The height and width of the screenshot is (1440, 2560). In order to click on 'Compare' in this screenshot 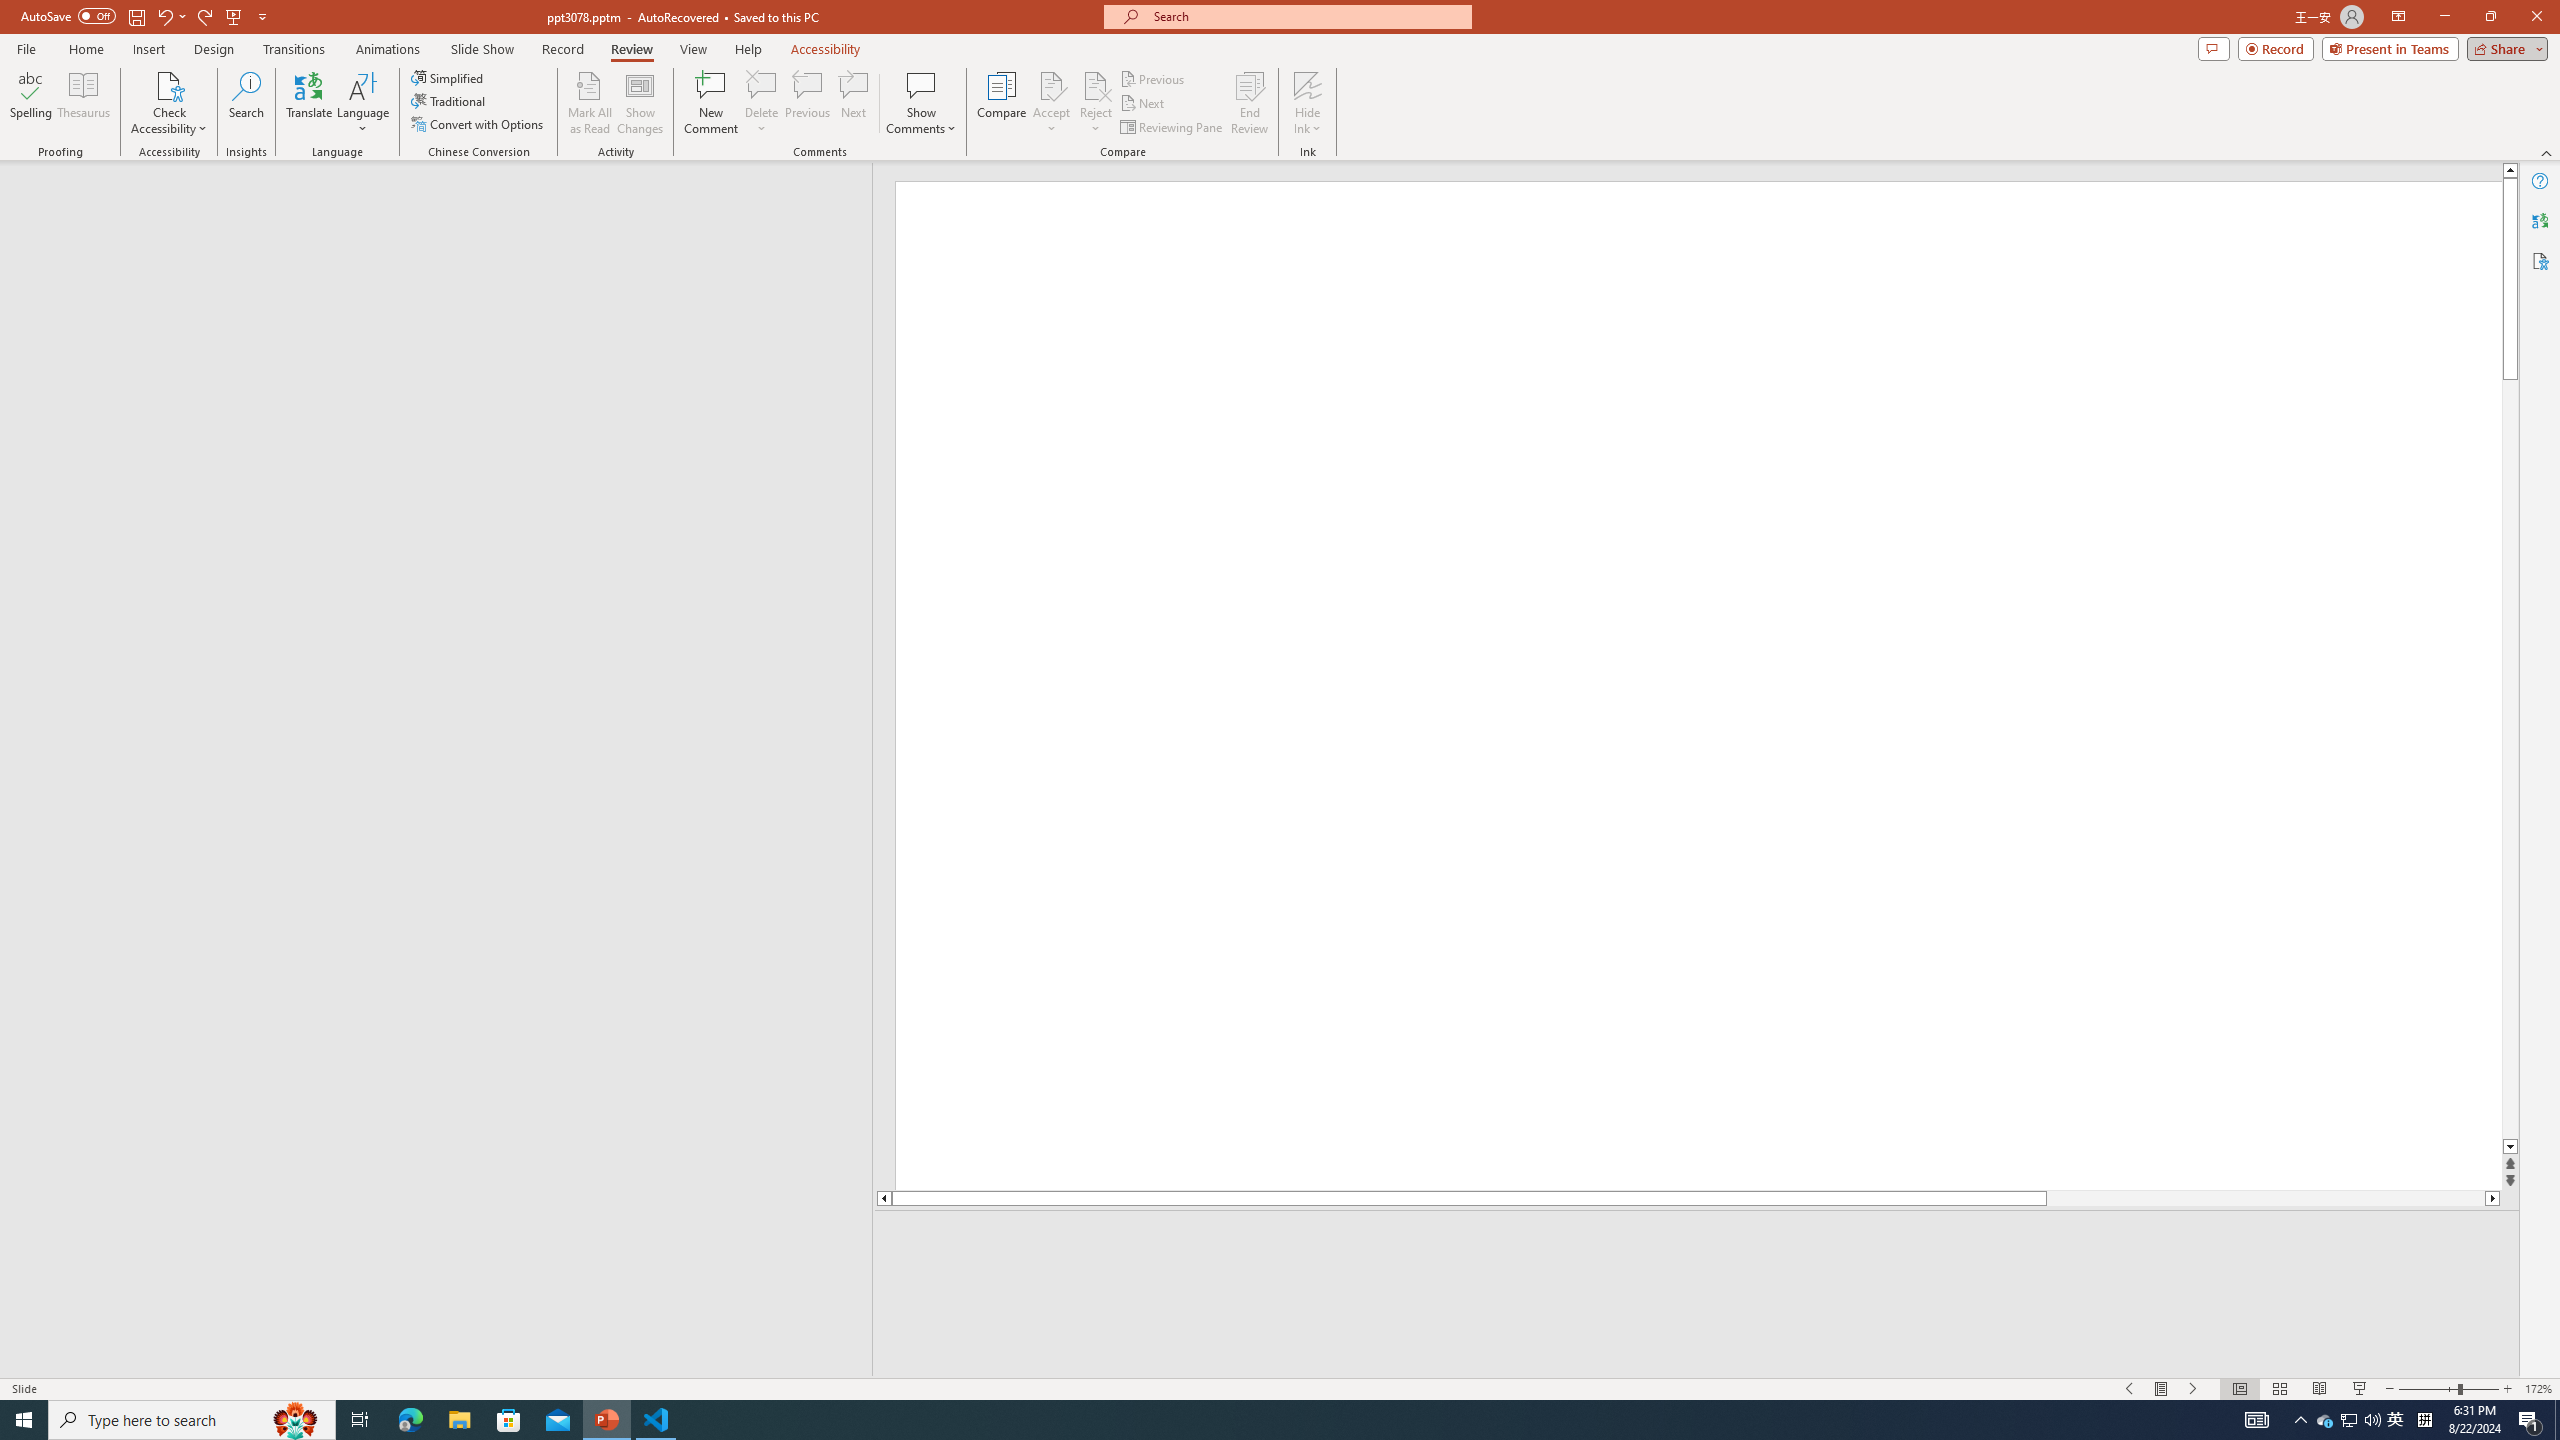, I will do `click(1002, 103)`.